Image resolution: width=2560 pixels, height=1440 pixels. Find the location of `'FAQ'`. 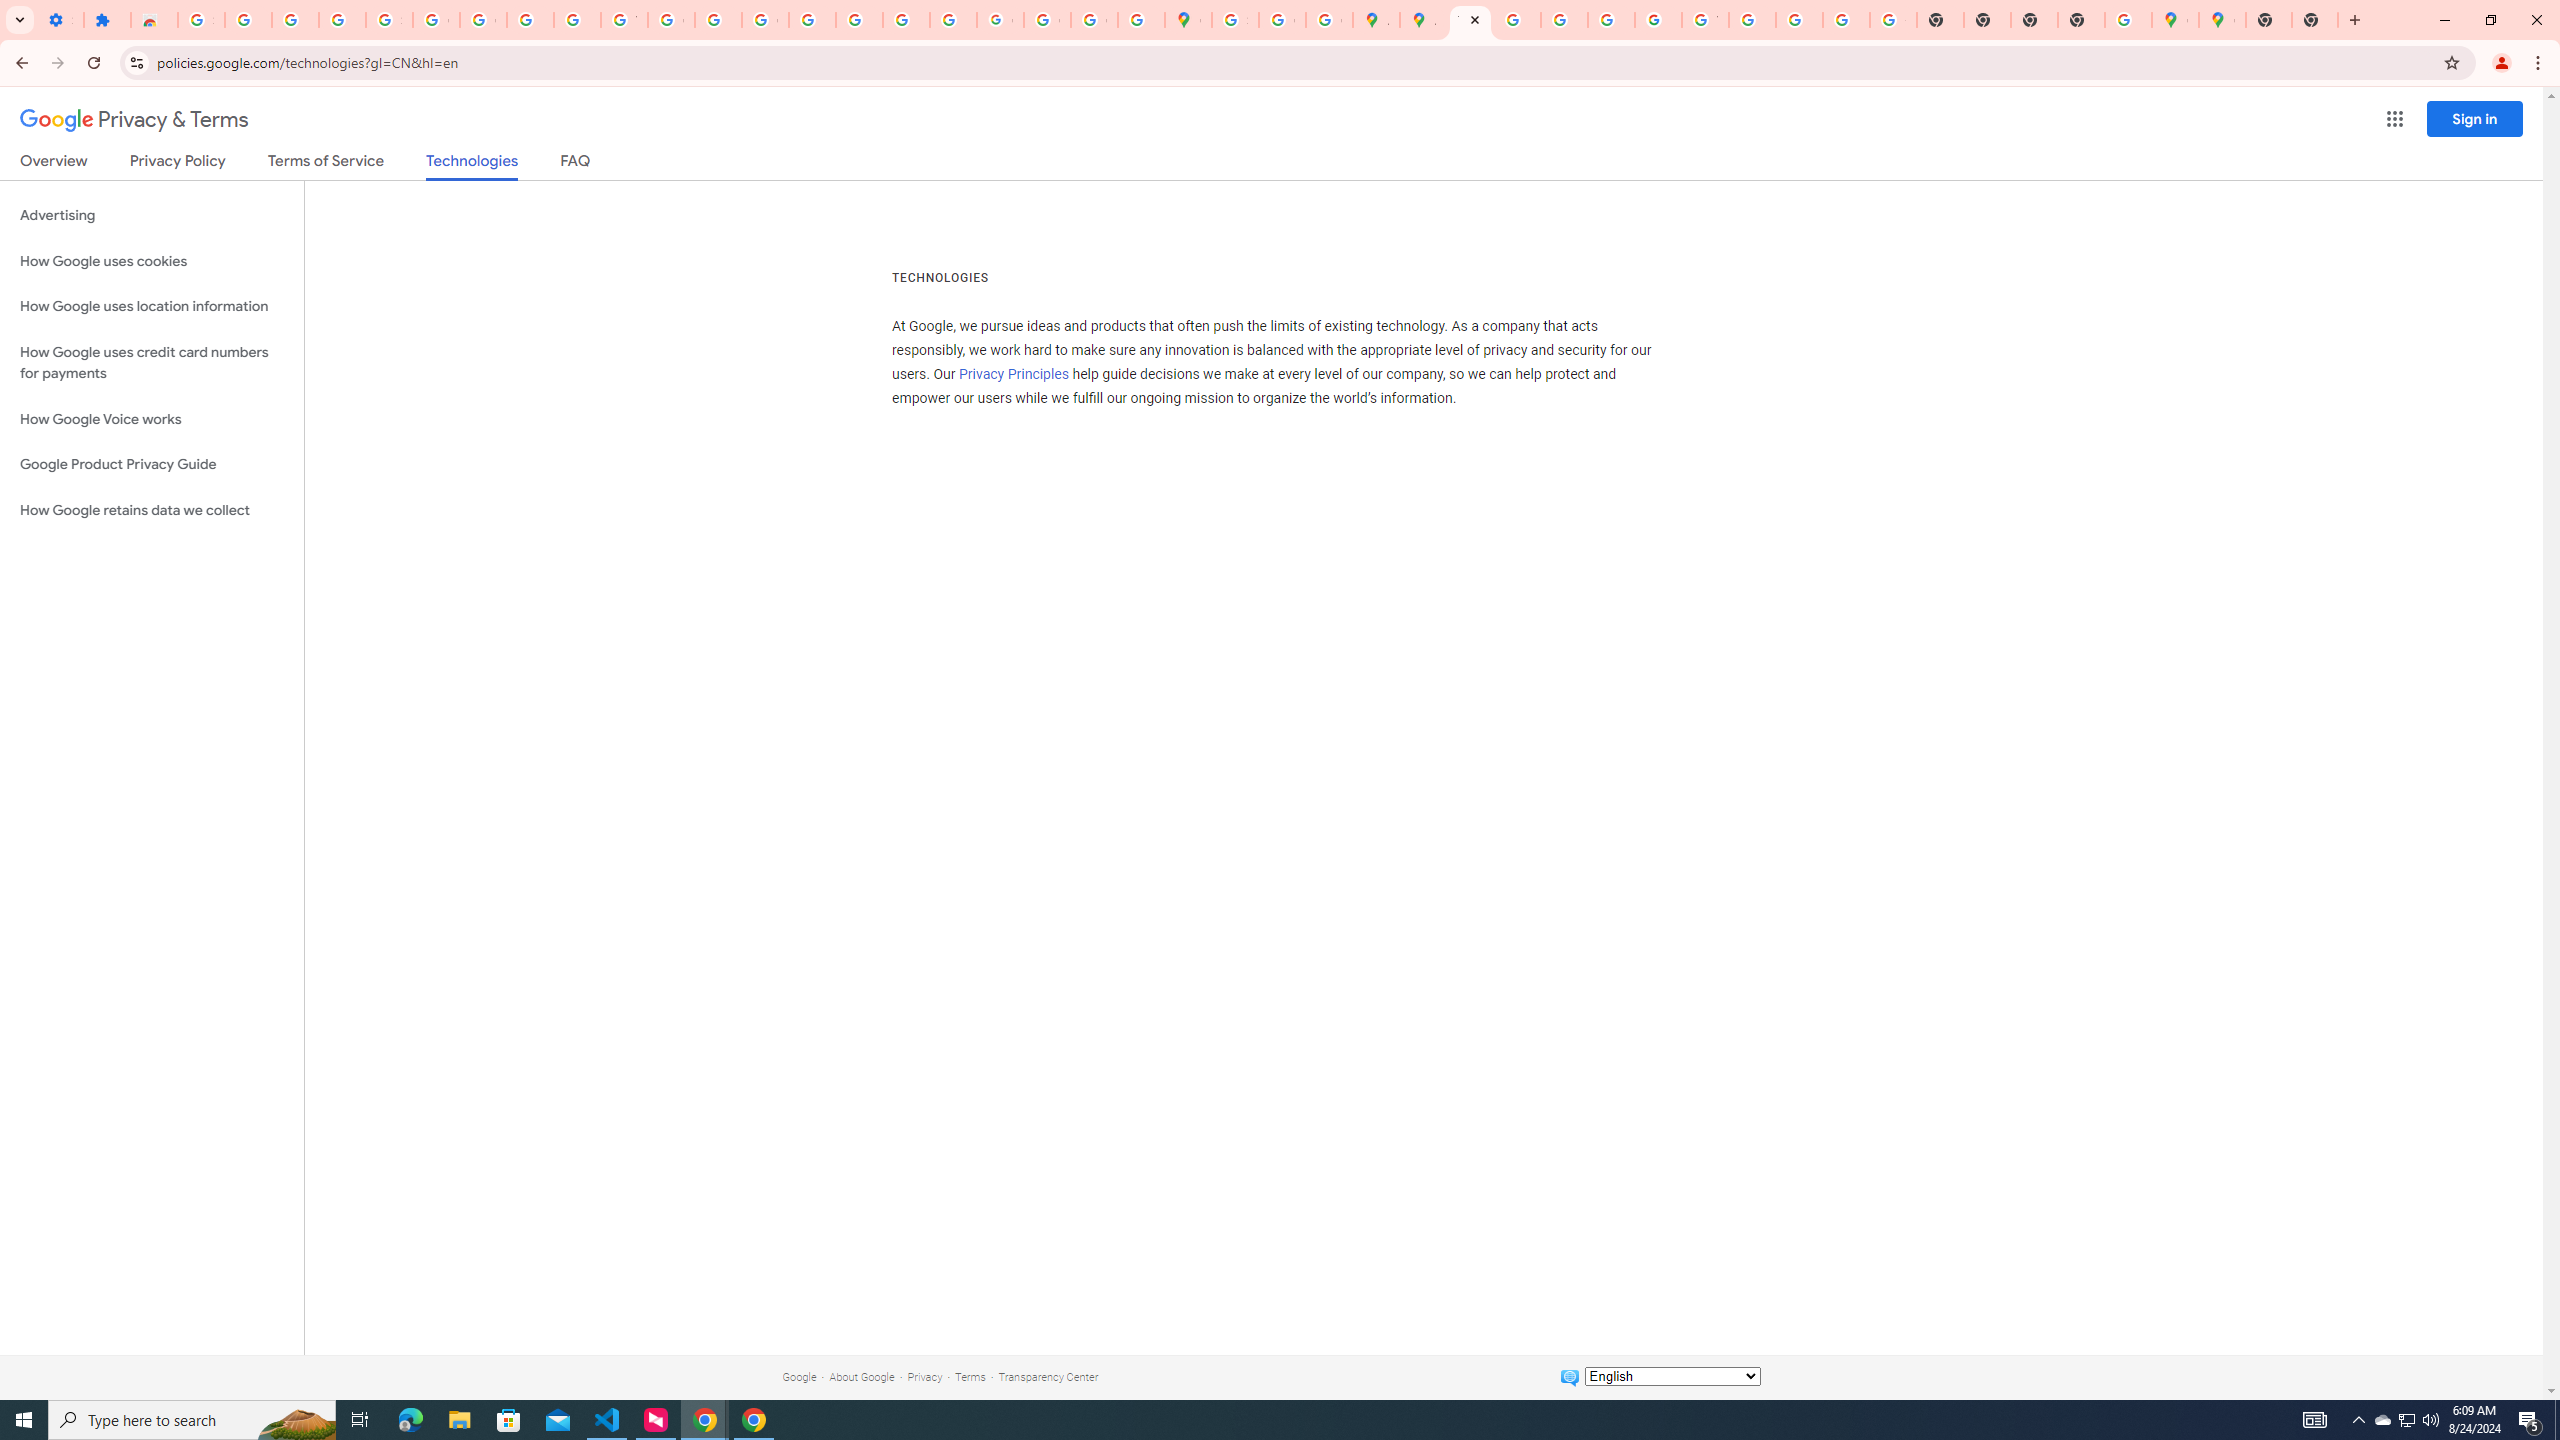

'FAQ' is located at coordinates (575, 164).